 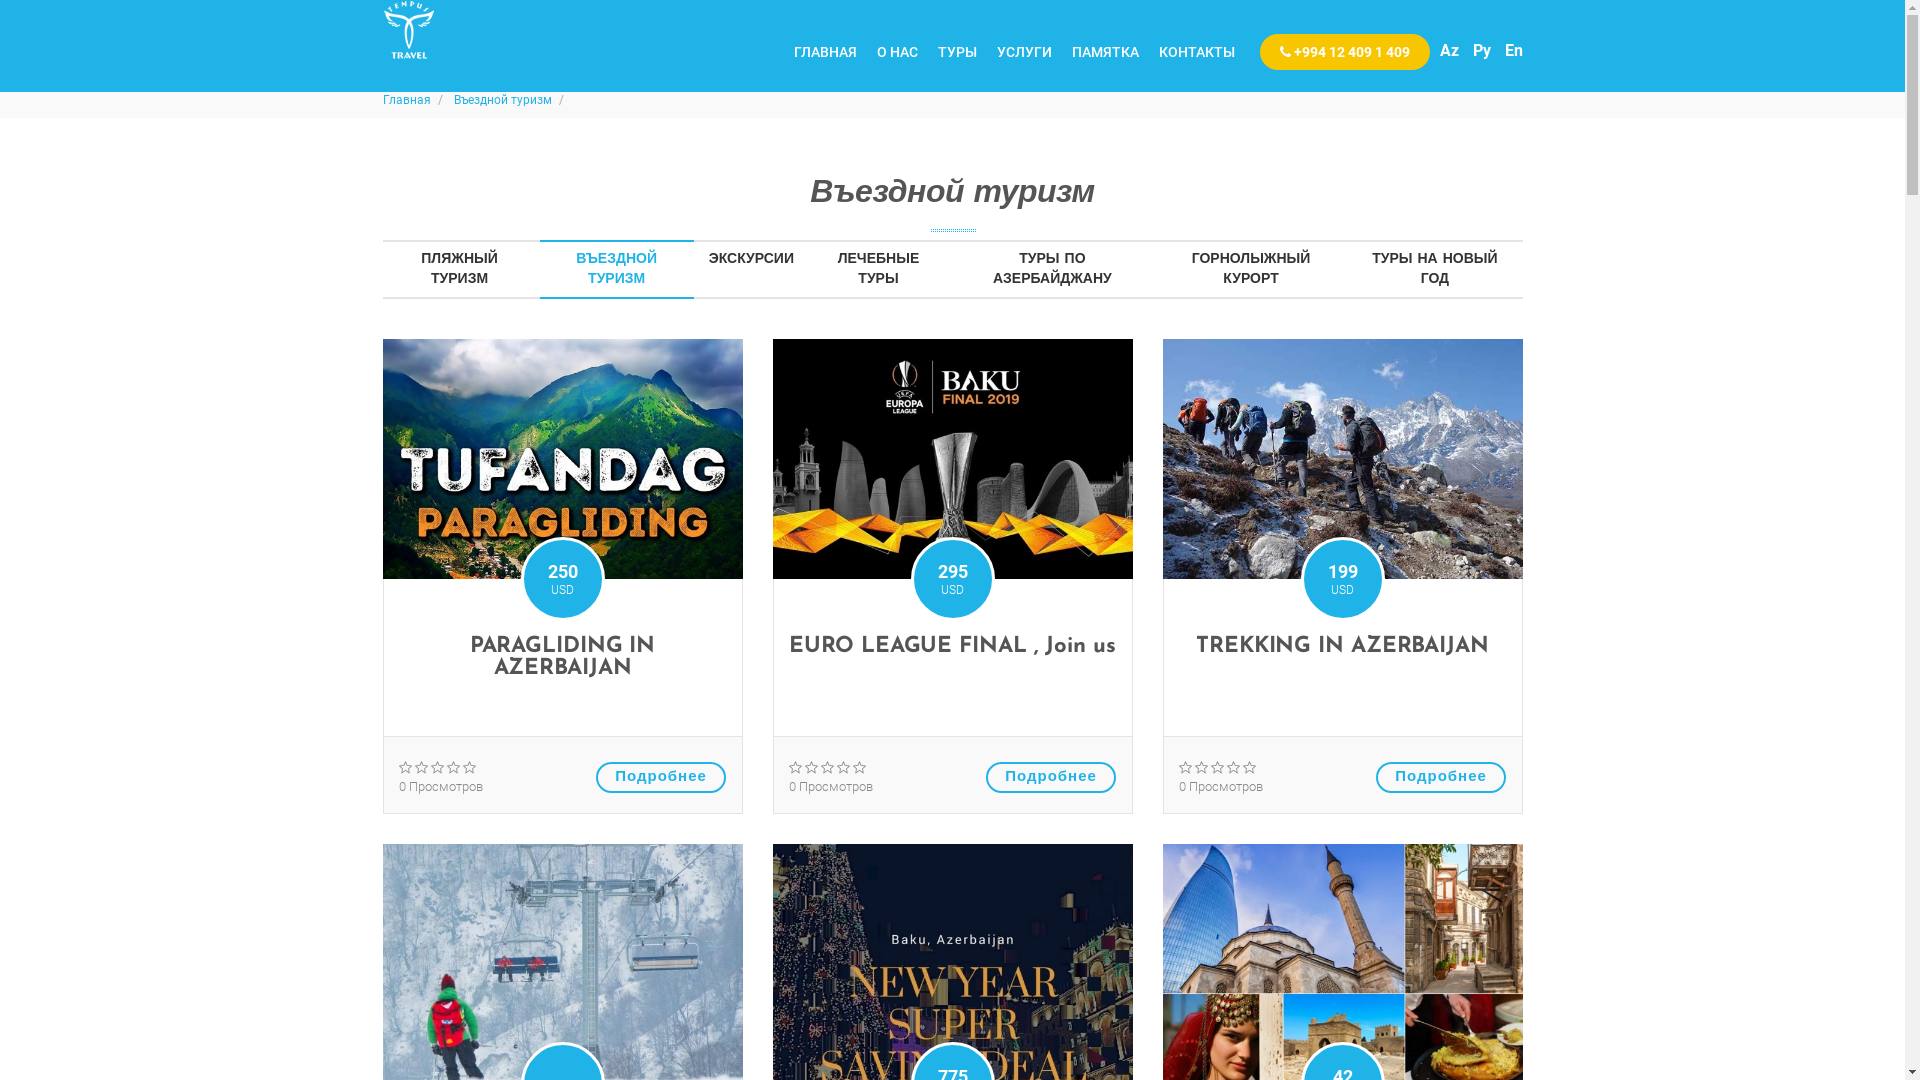 What do you see at coordinates (1449, 49) in the screenshot?
I see `'Az'` at bounding box center [1449, 49].